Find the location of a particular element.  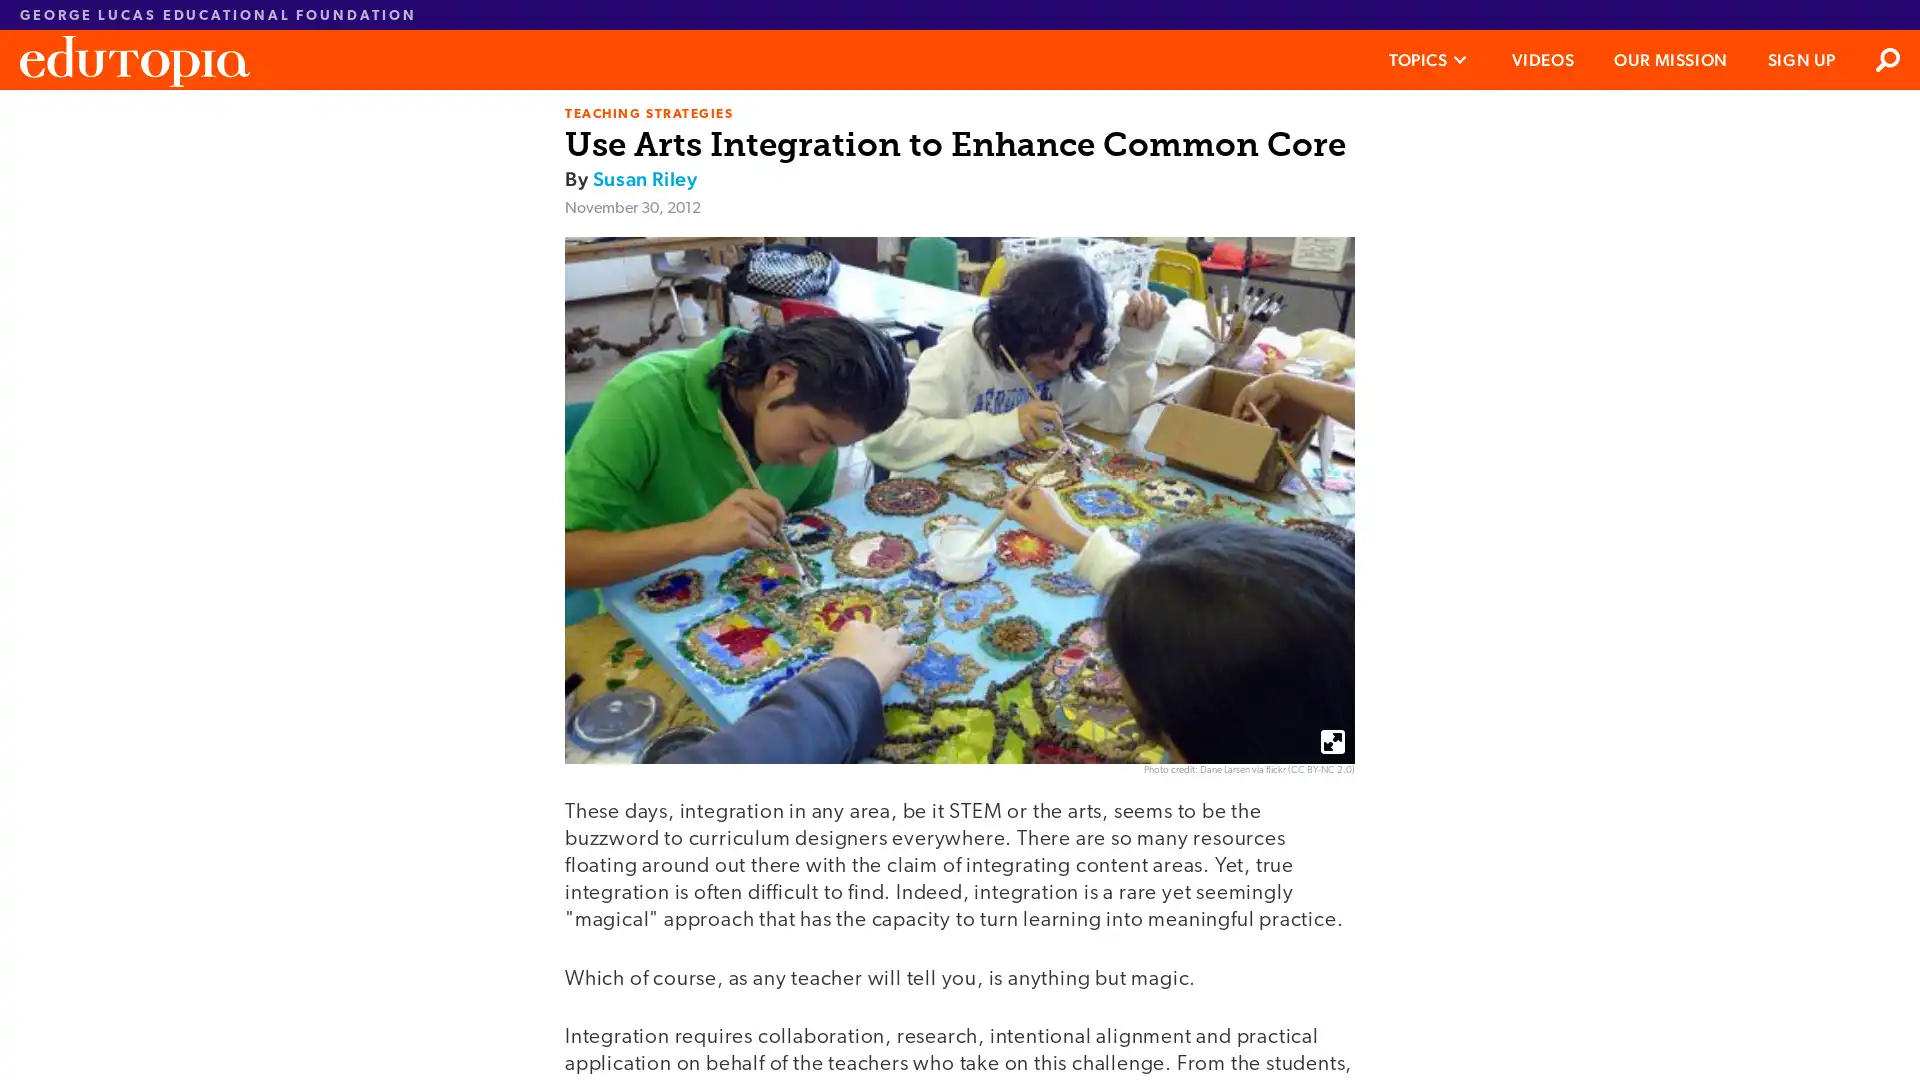

Let's get started is located at coordinates (809, 519).